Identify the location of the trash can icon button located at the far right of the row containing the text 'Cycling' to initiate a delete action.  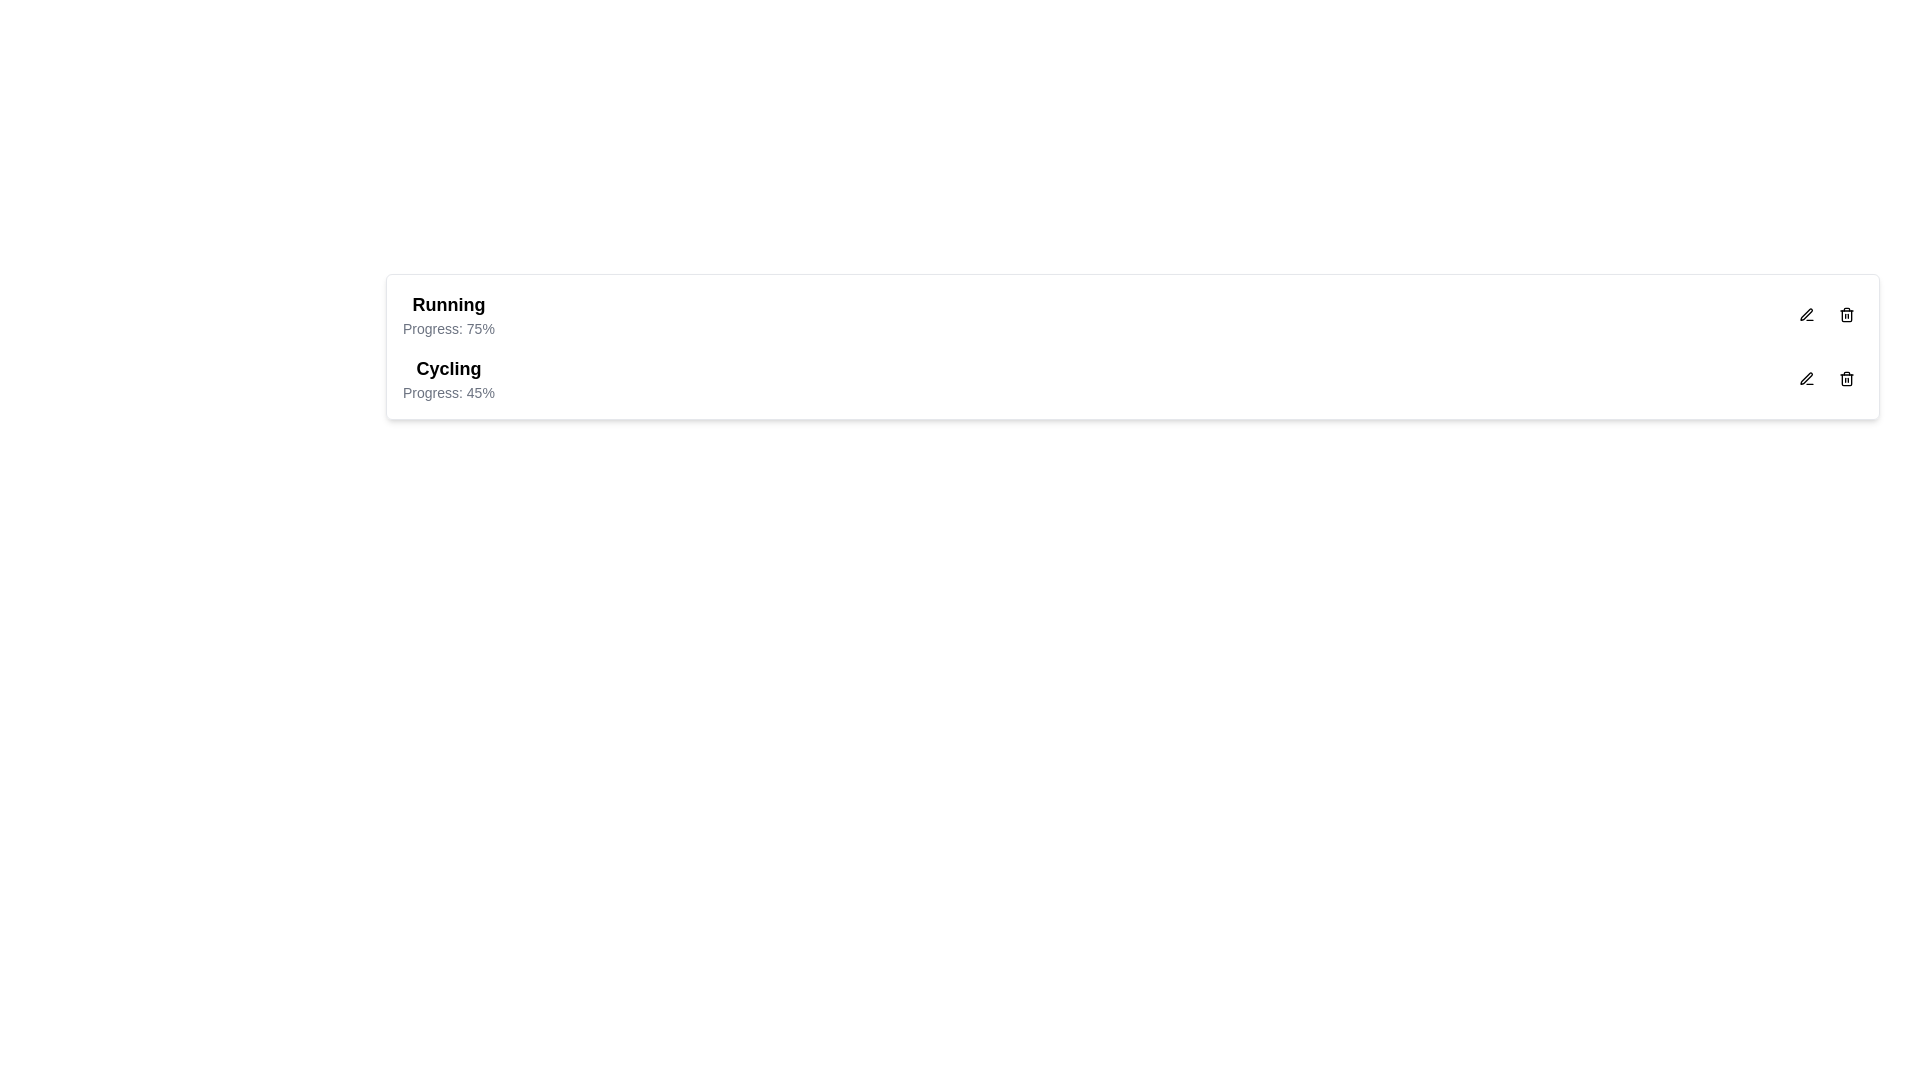
(1846, 378).